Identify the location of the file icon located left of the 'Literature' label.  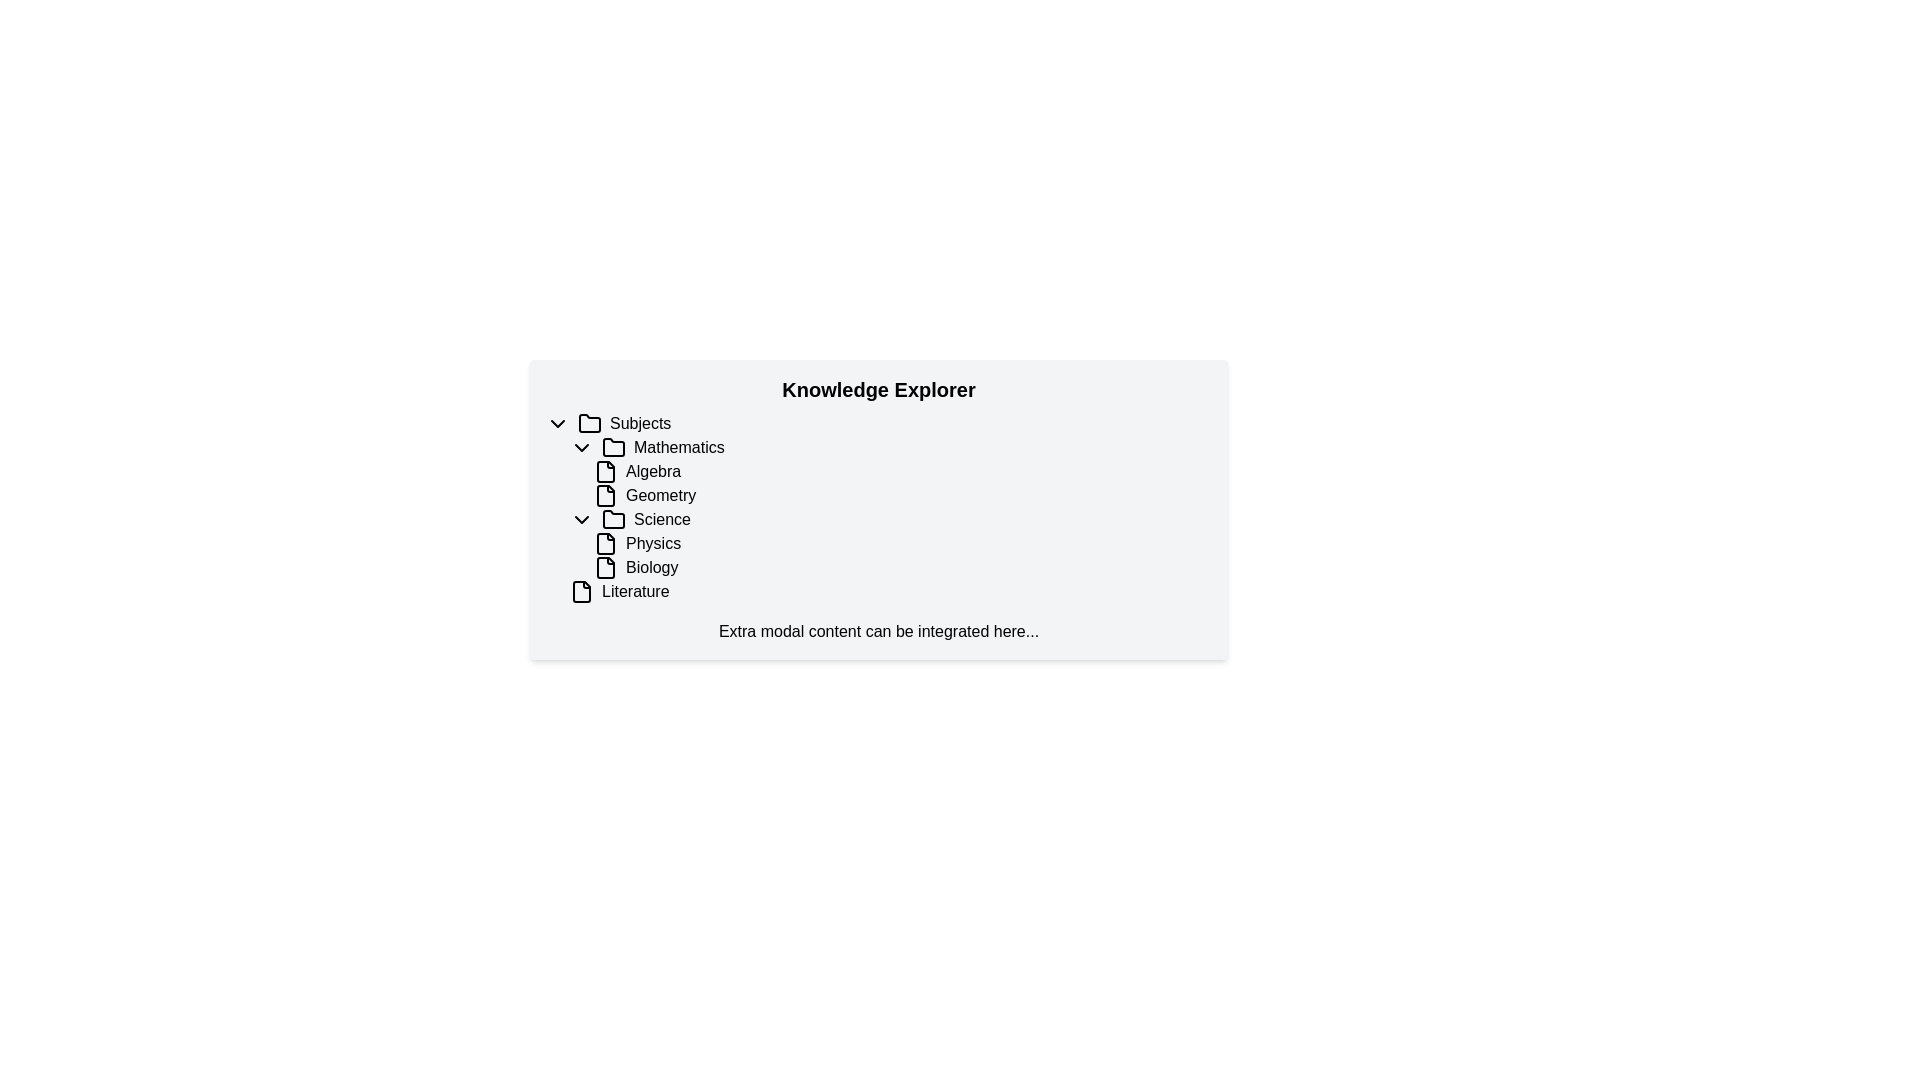
(580, 590).